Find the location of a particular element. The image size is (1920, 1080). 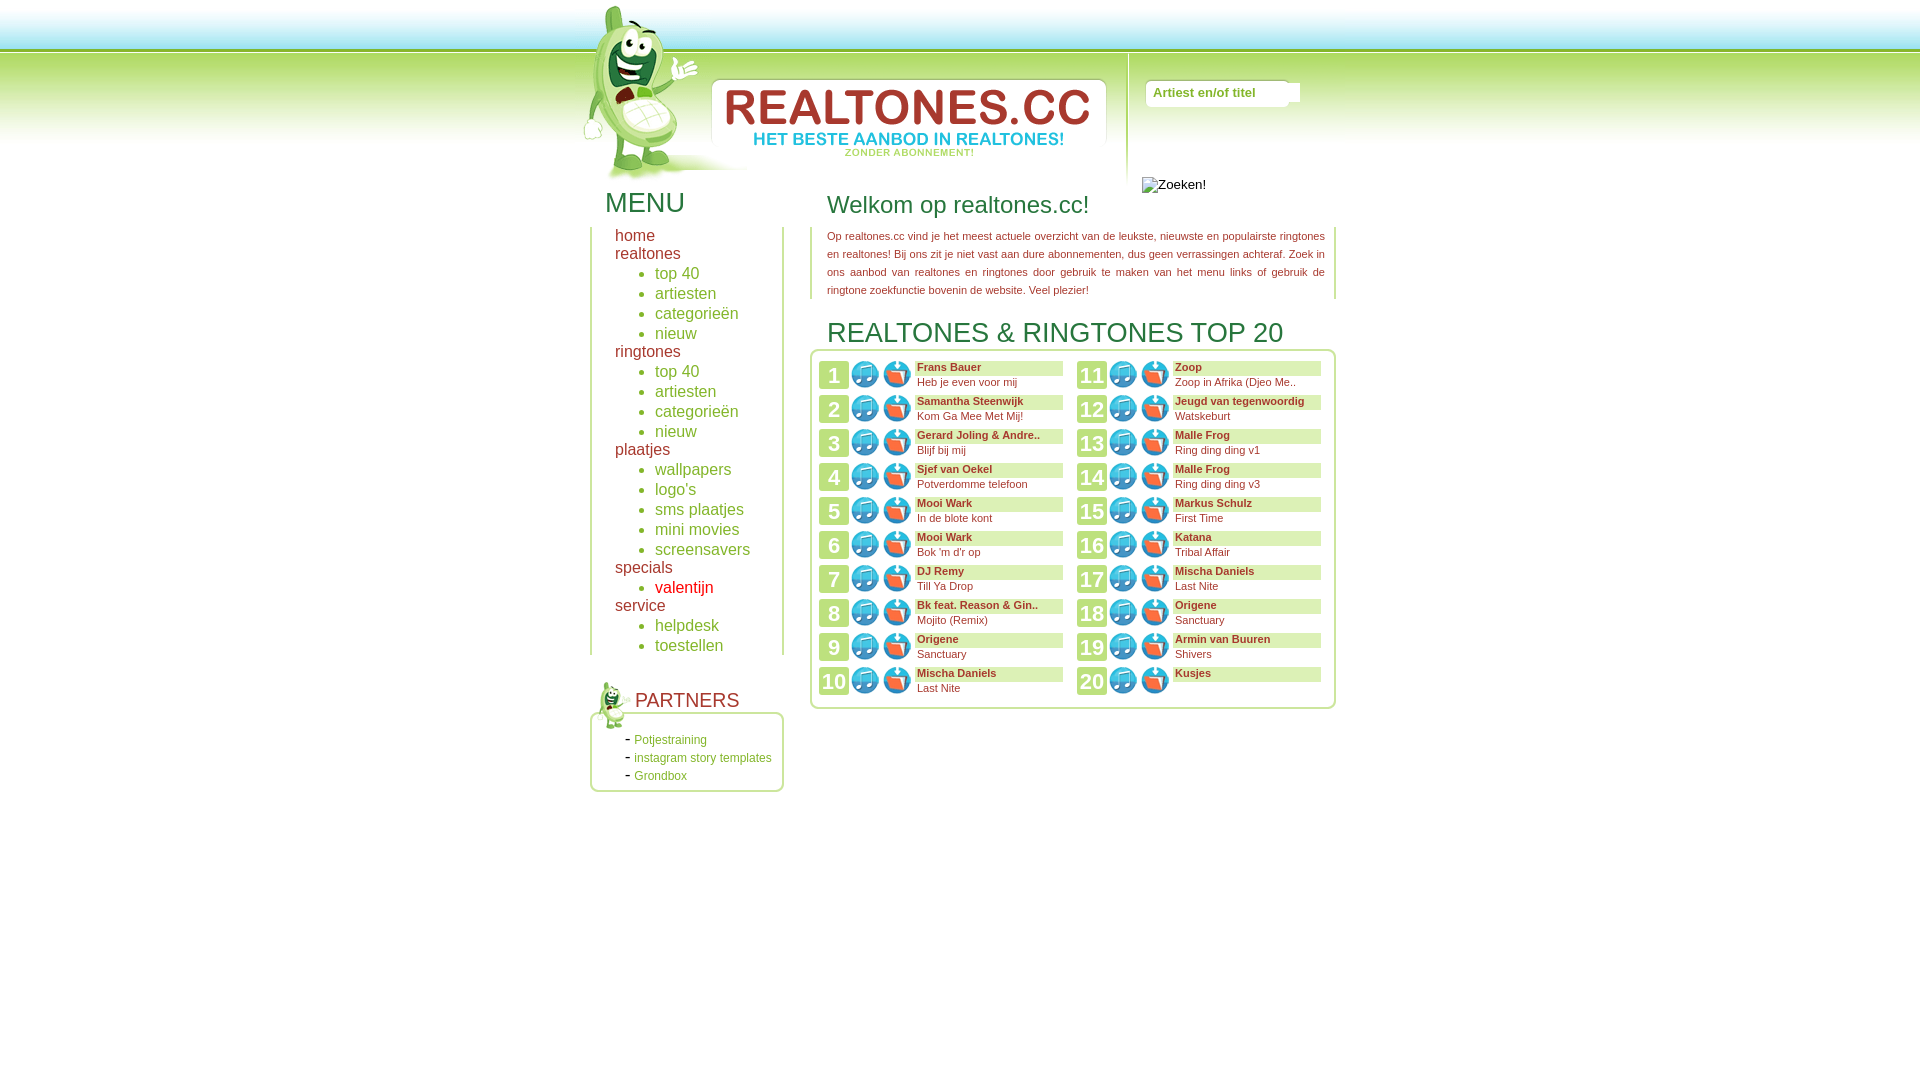

'First Time' is located at coordinates (1175, 516).